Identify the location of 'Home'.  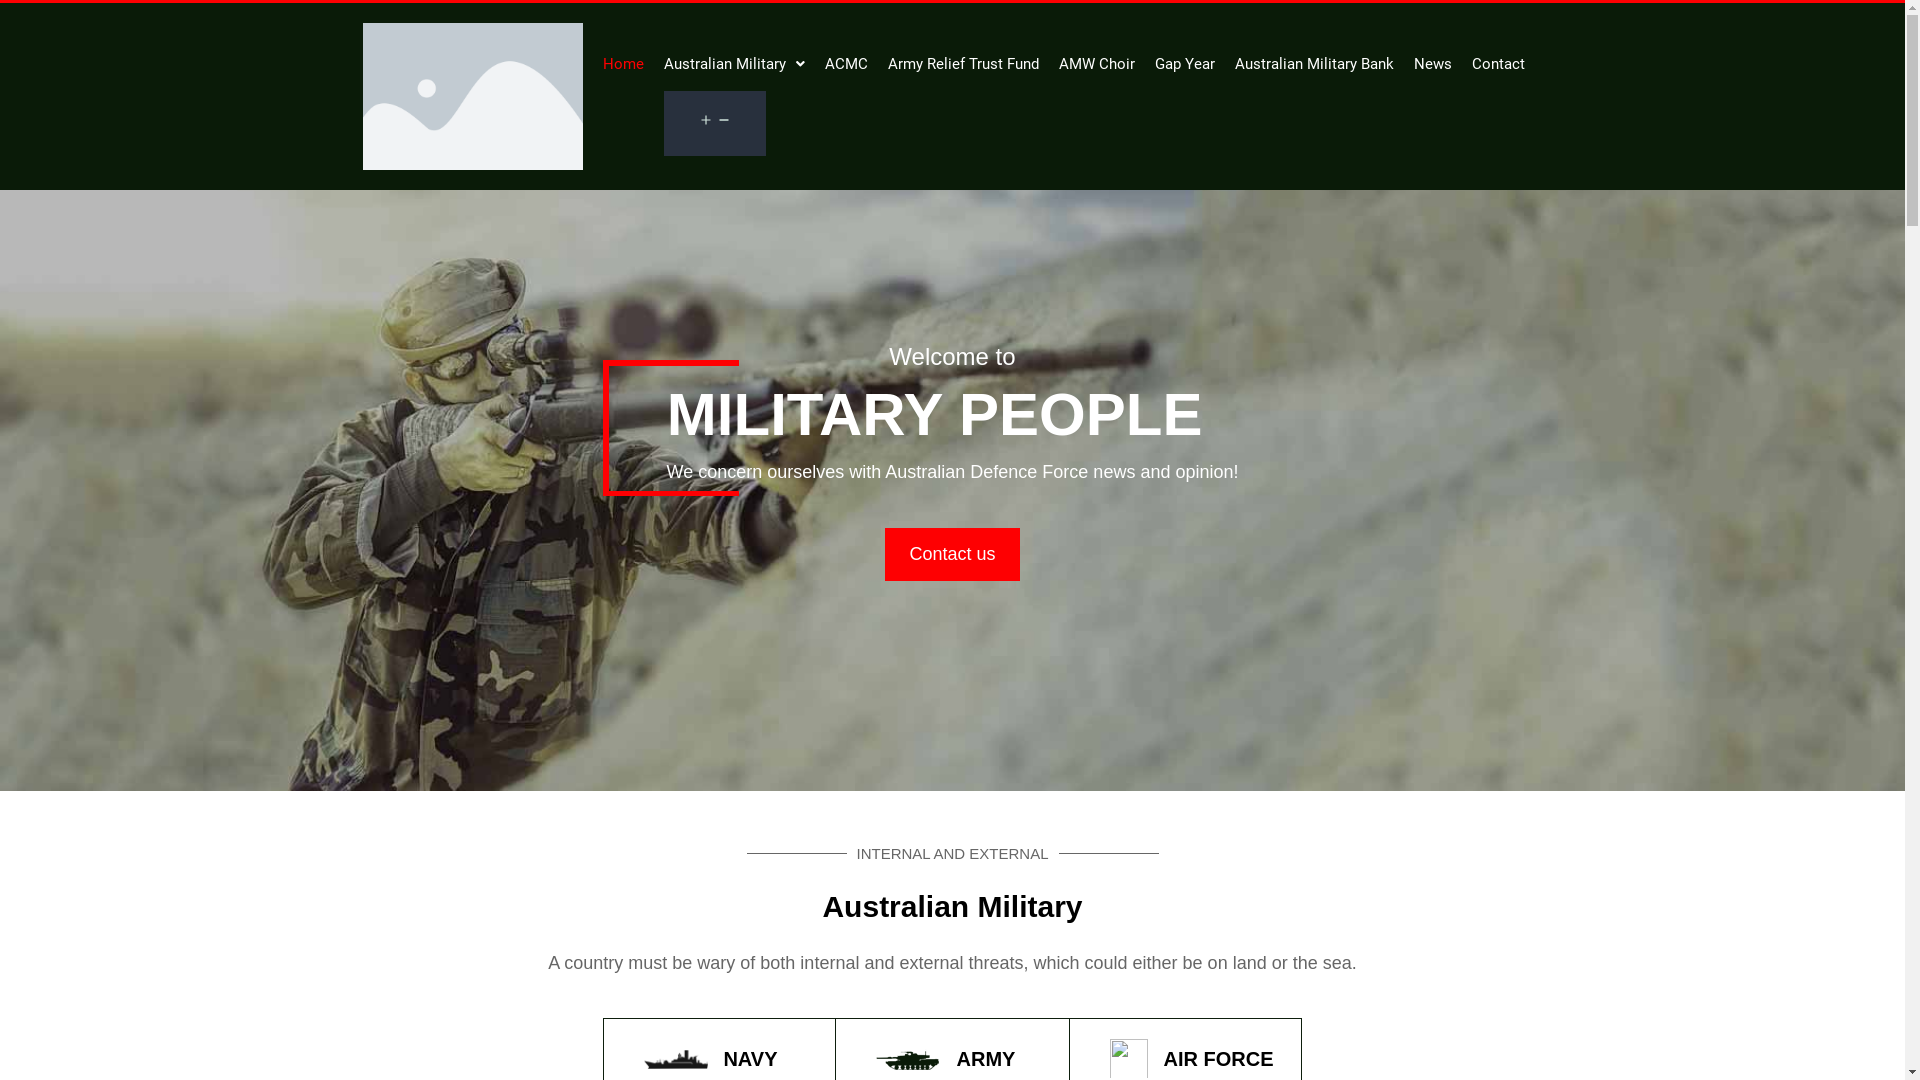
(621, 63).